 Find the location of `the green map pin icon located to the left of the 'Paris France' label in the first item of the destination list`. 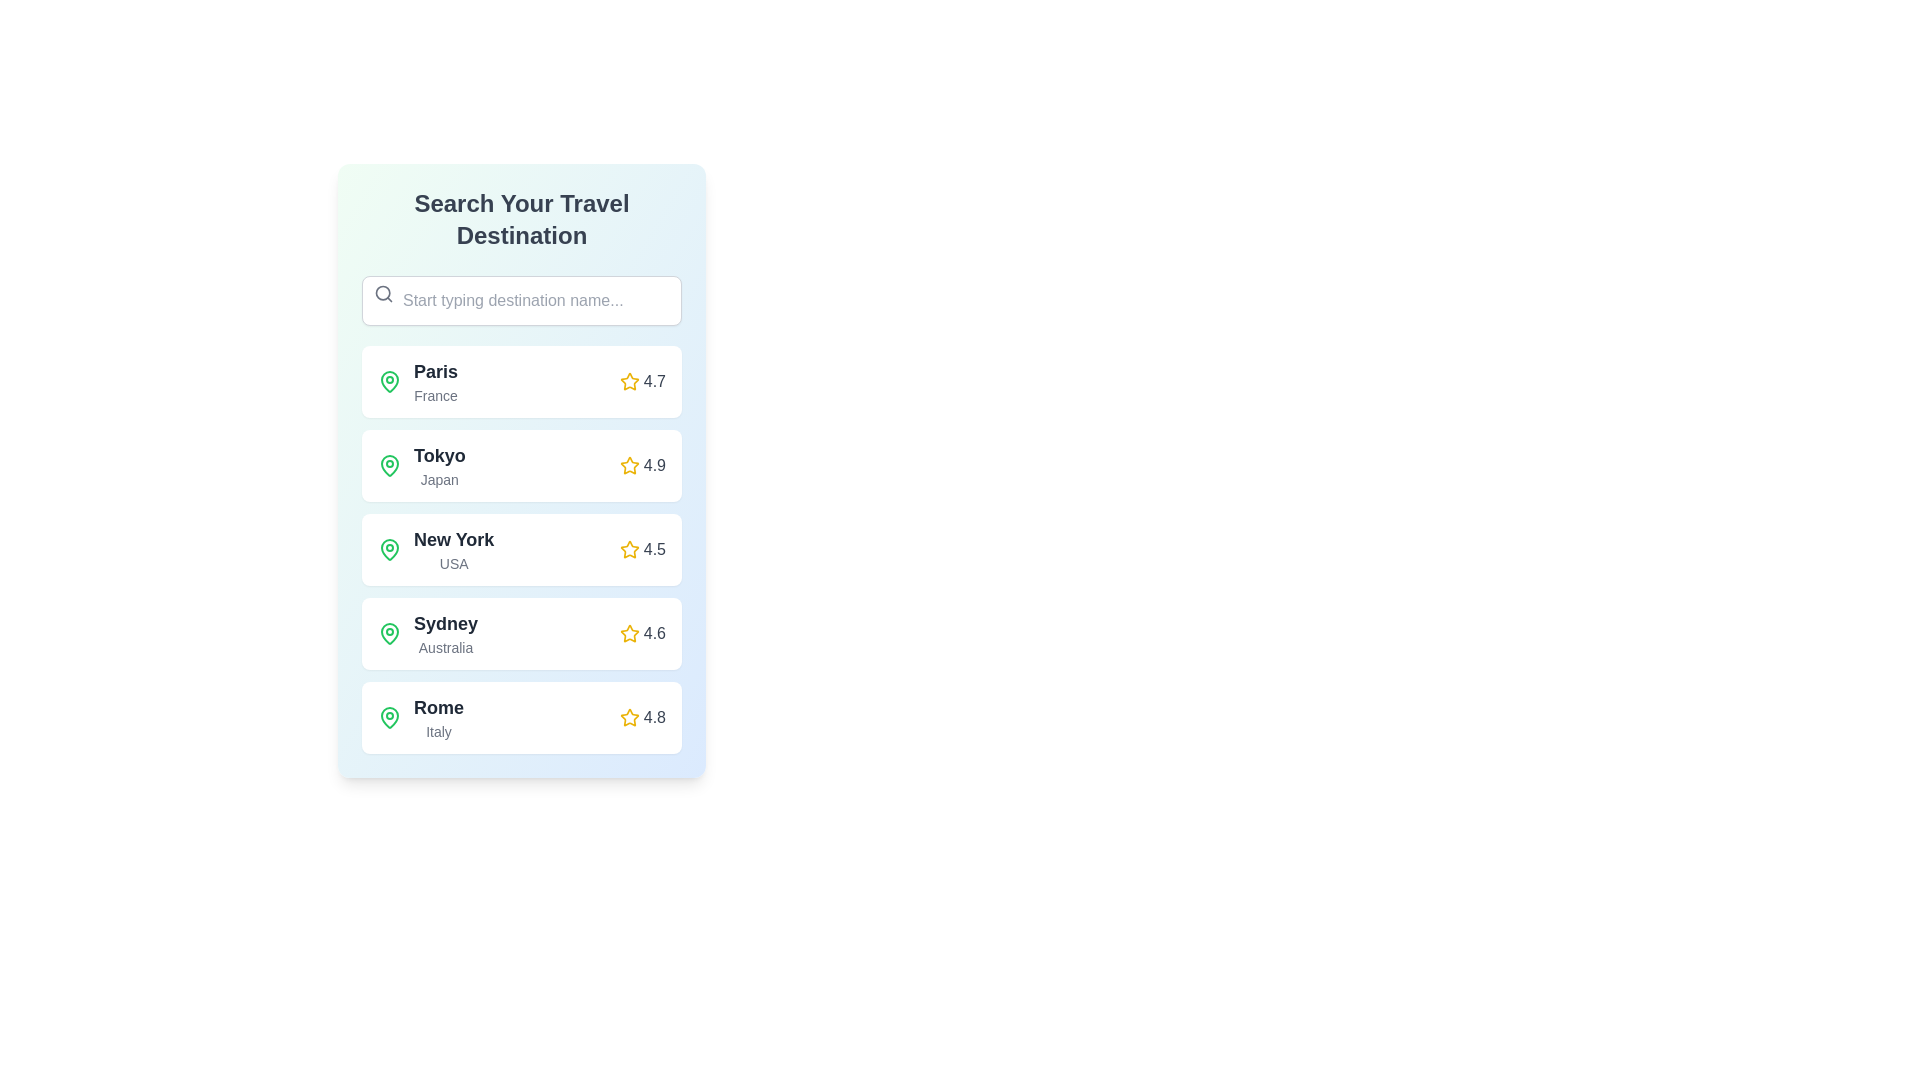

the green map pin icon located to the left of the 'Paris France' label in the first item of the destination list is located at coordinates (389, 381).